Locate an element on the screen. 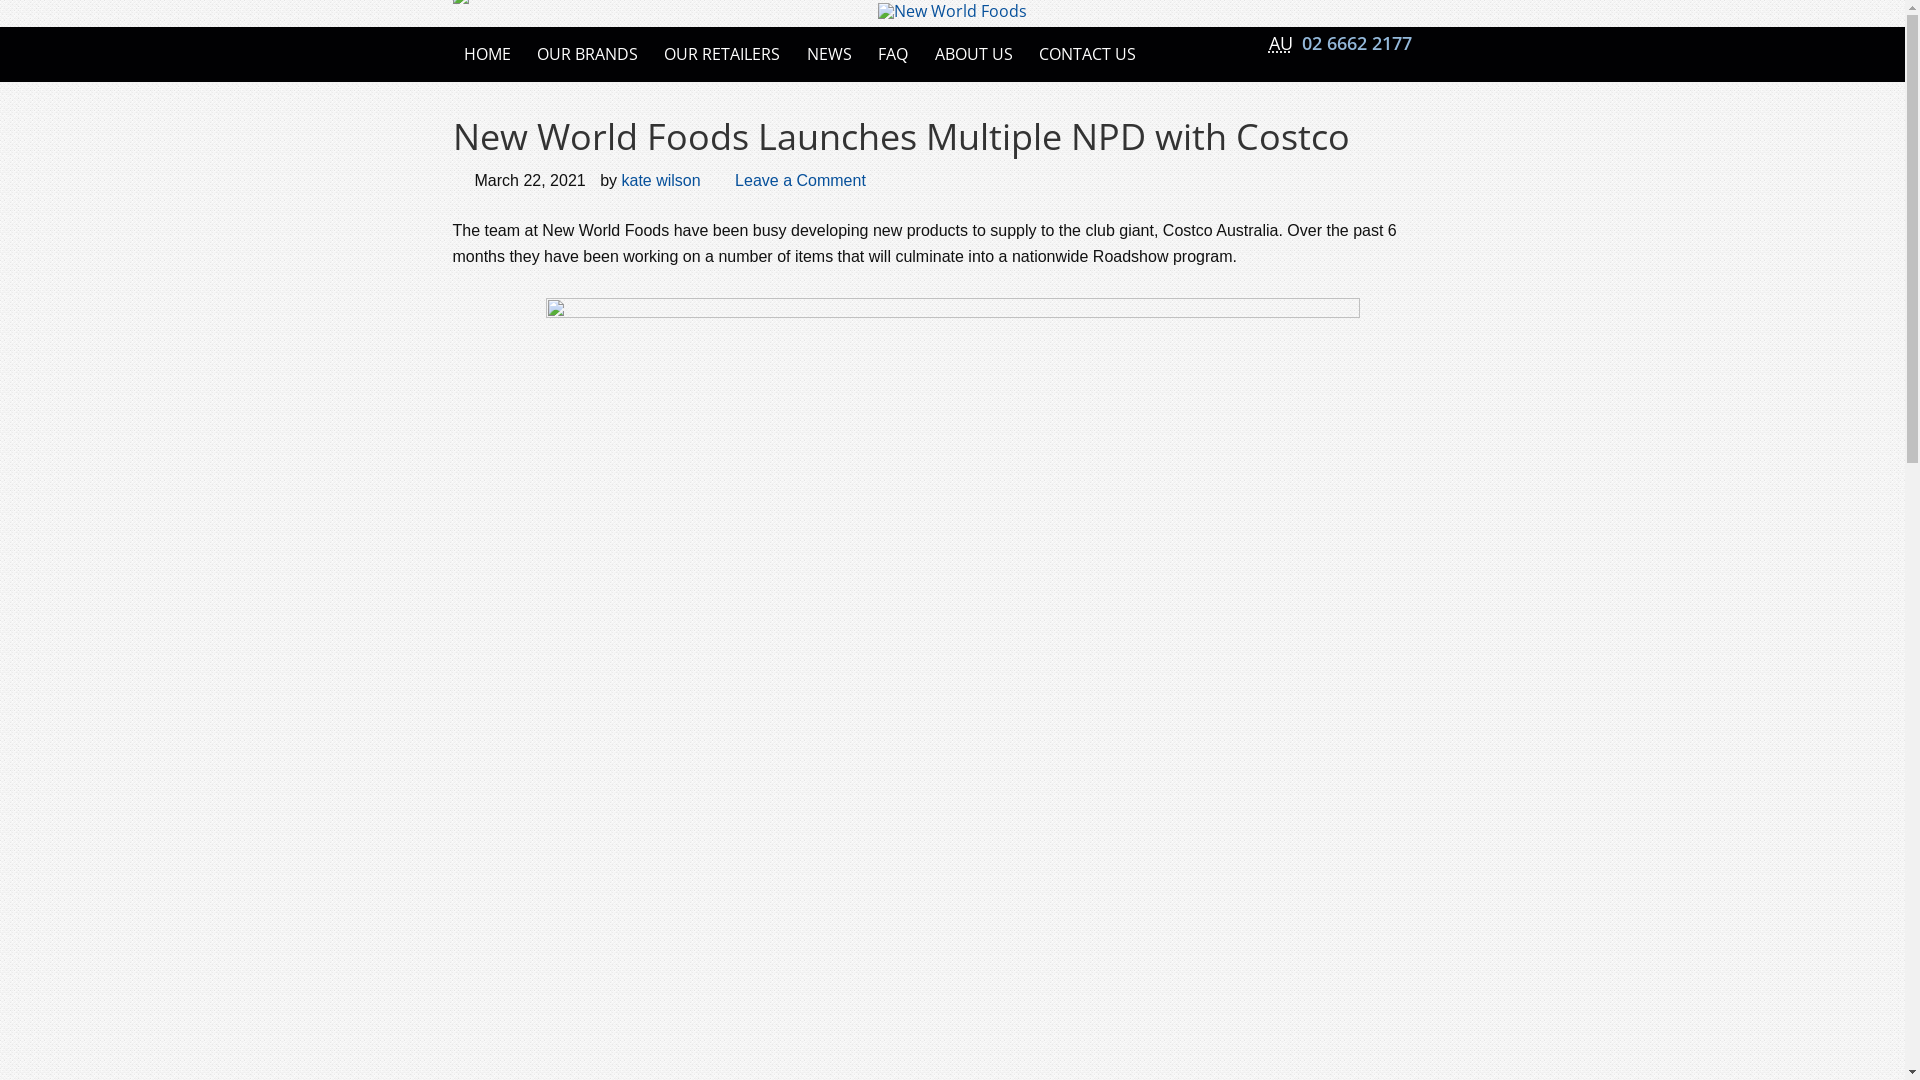 The width and height of the screenshot is (1920, 1080). 'Leave a Comment' is located at coordinates (800, 180).